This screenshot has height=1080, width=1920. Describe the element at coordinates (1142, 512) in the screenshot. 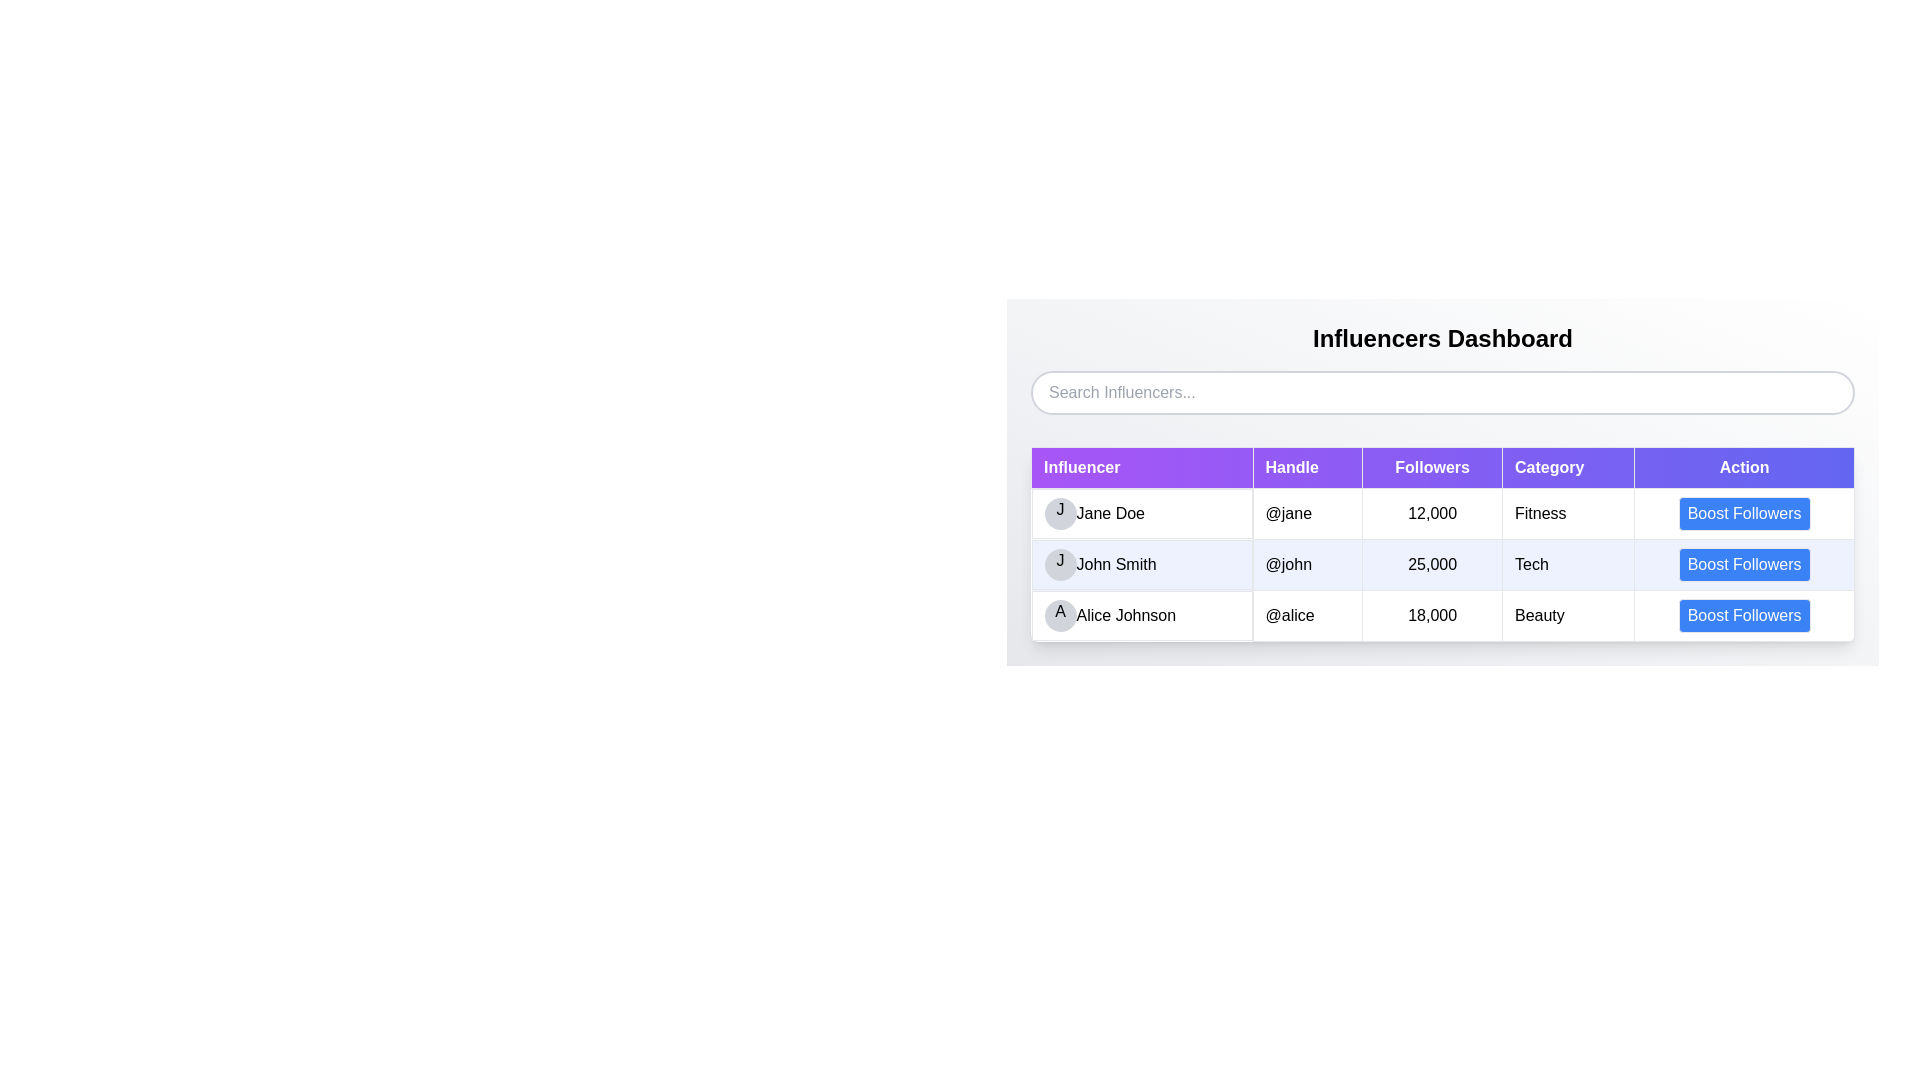

I see `the Label displaying 'JJane Doe' with a grey circular avatar in the first row under the 'Influencer' header` at that location.